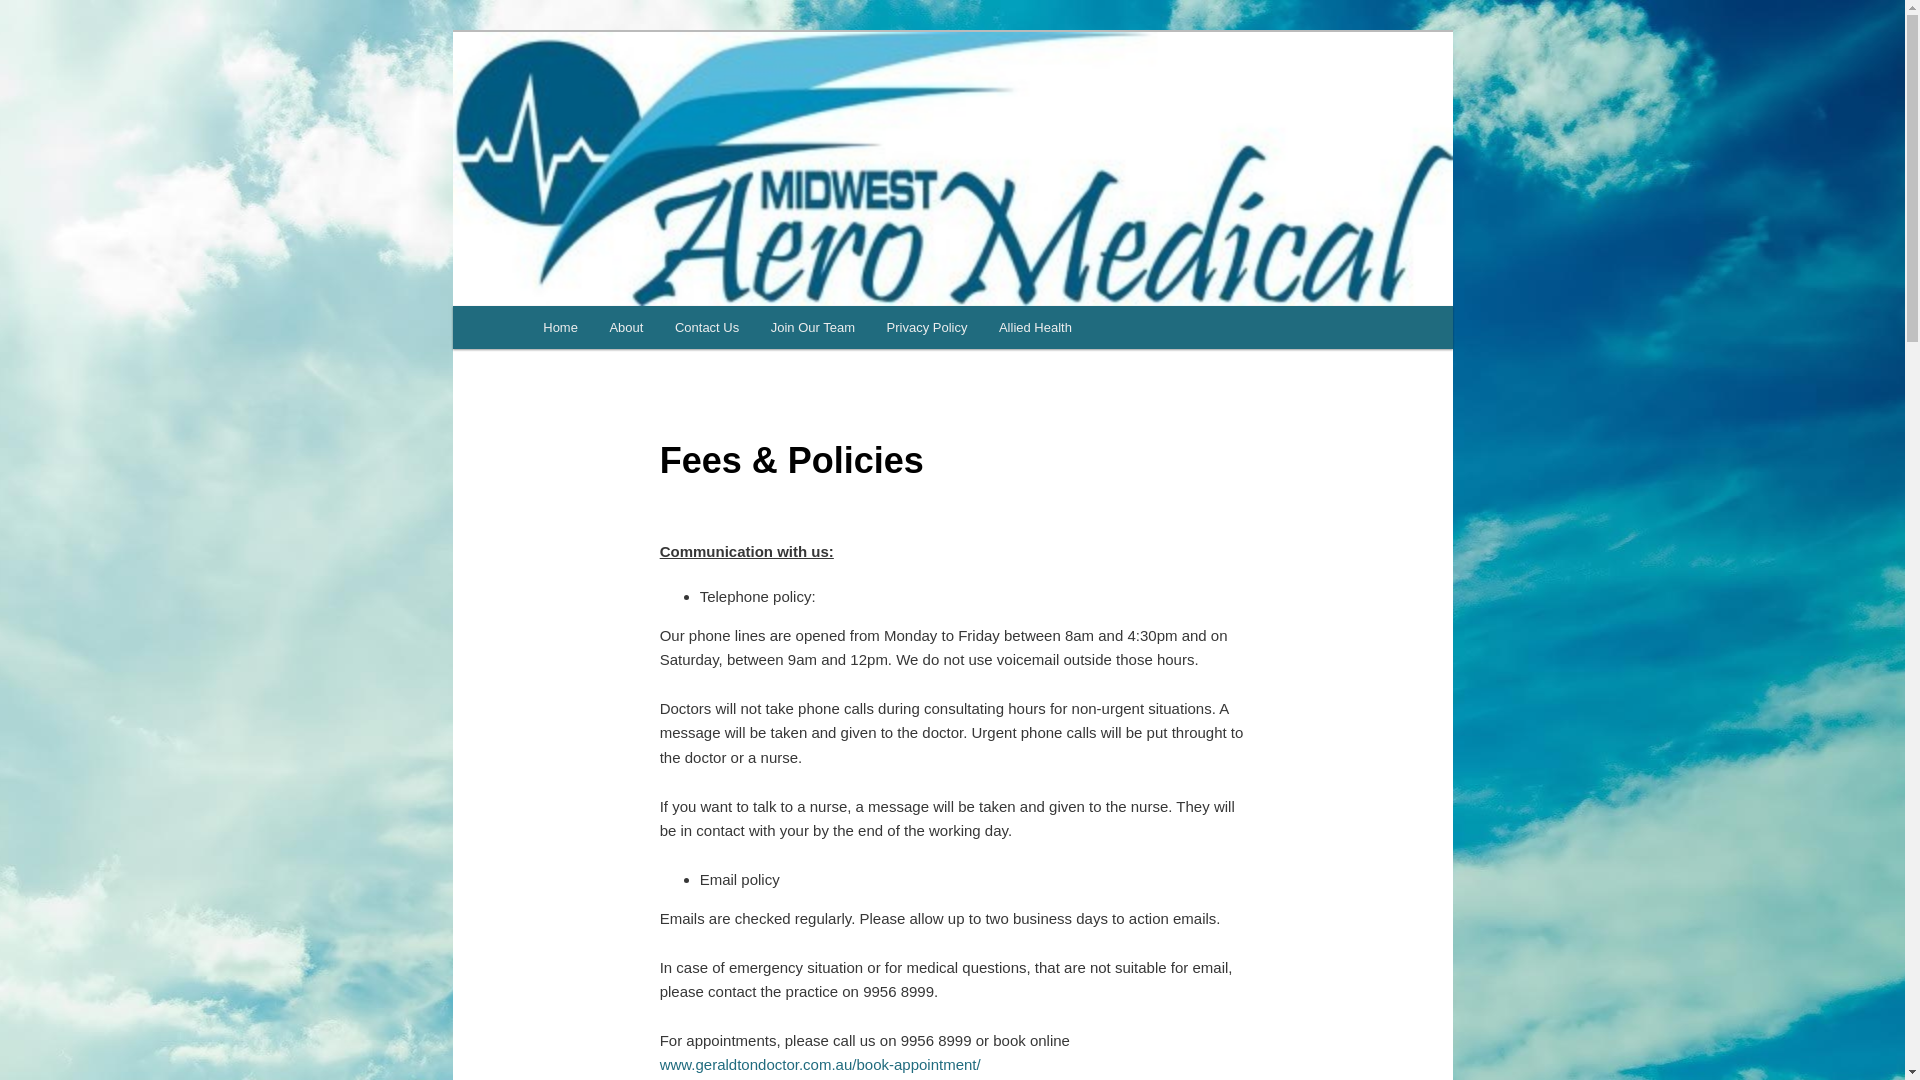 Image resolution: width=1920 pixels, height=1080 pixels. What do you see at coordinates (983, 326) in the screenshot?
I see `'Allied Health'` at bounding box center [983, 326].